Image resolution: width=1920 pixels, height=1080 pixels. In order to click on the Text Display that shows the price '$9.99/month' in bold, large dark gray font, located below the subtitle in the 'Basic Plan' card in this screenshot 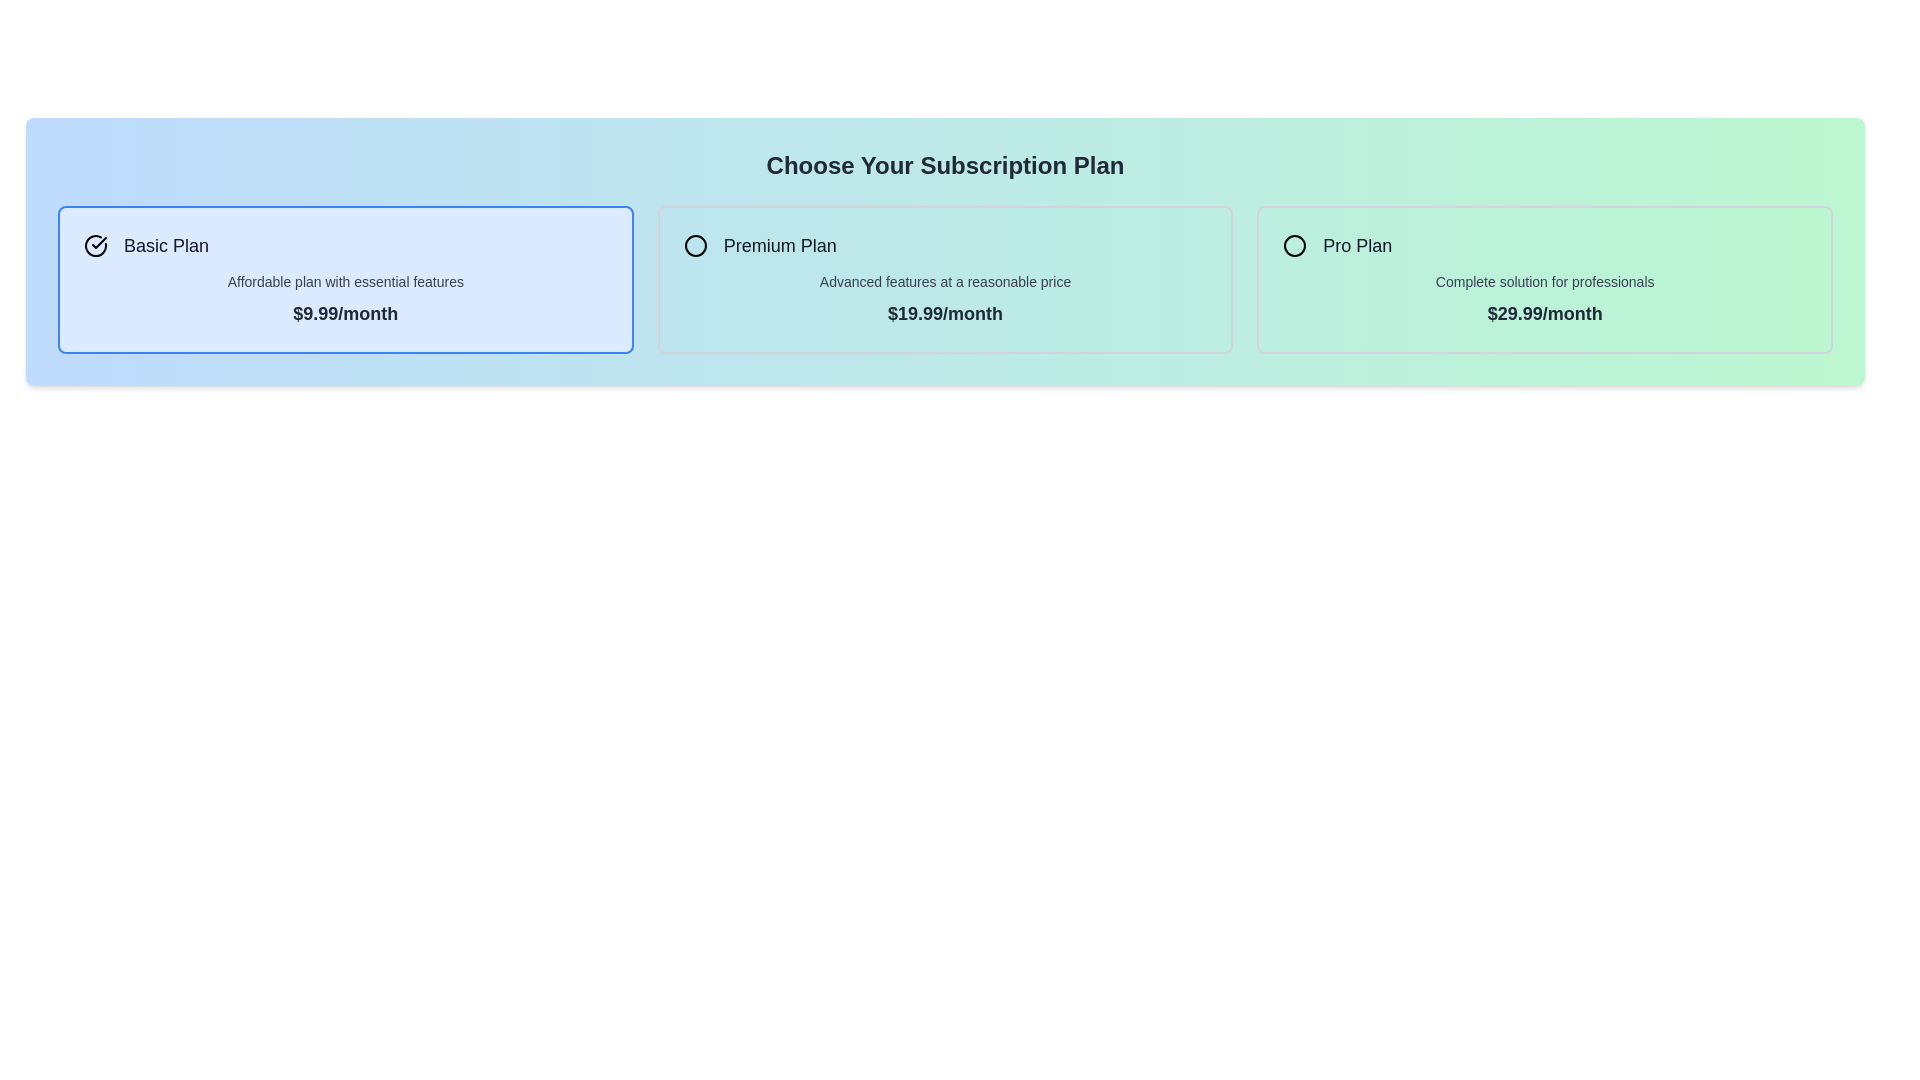, I will do `click(345, 313)`.